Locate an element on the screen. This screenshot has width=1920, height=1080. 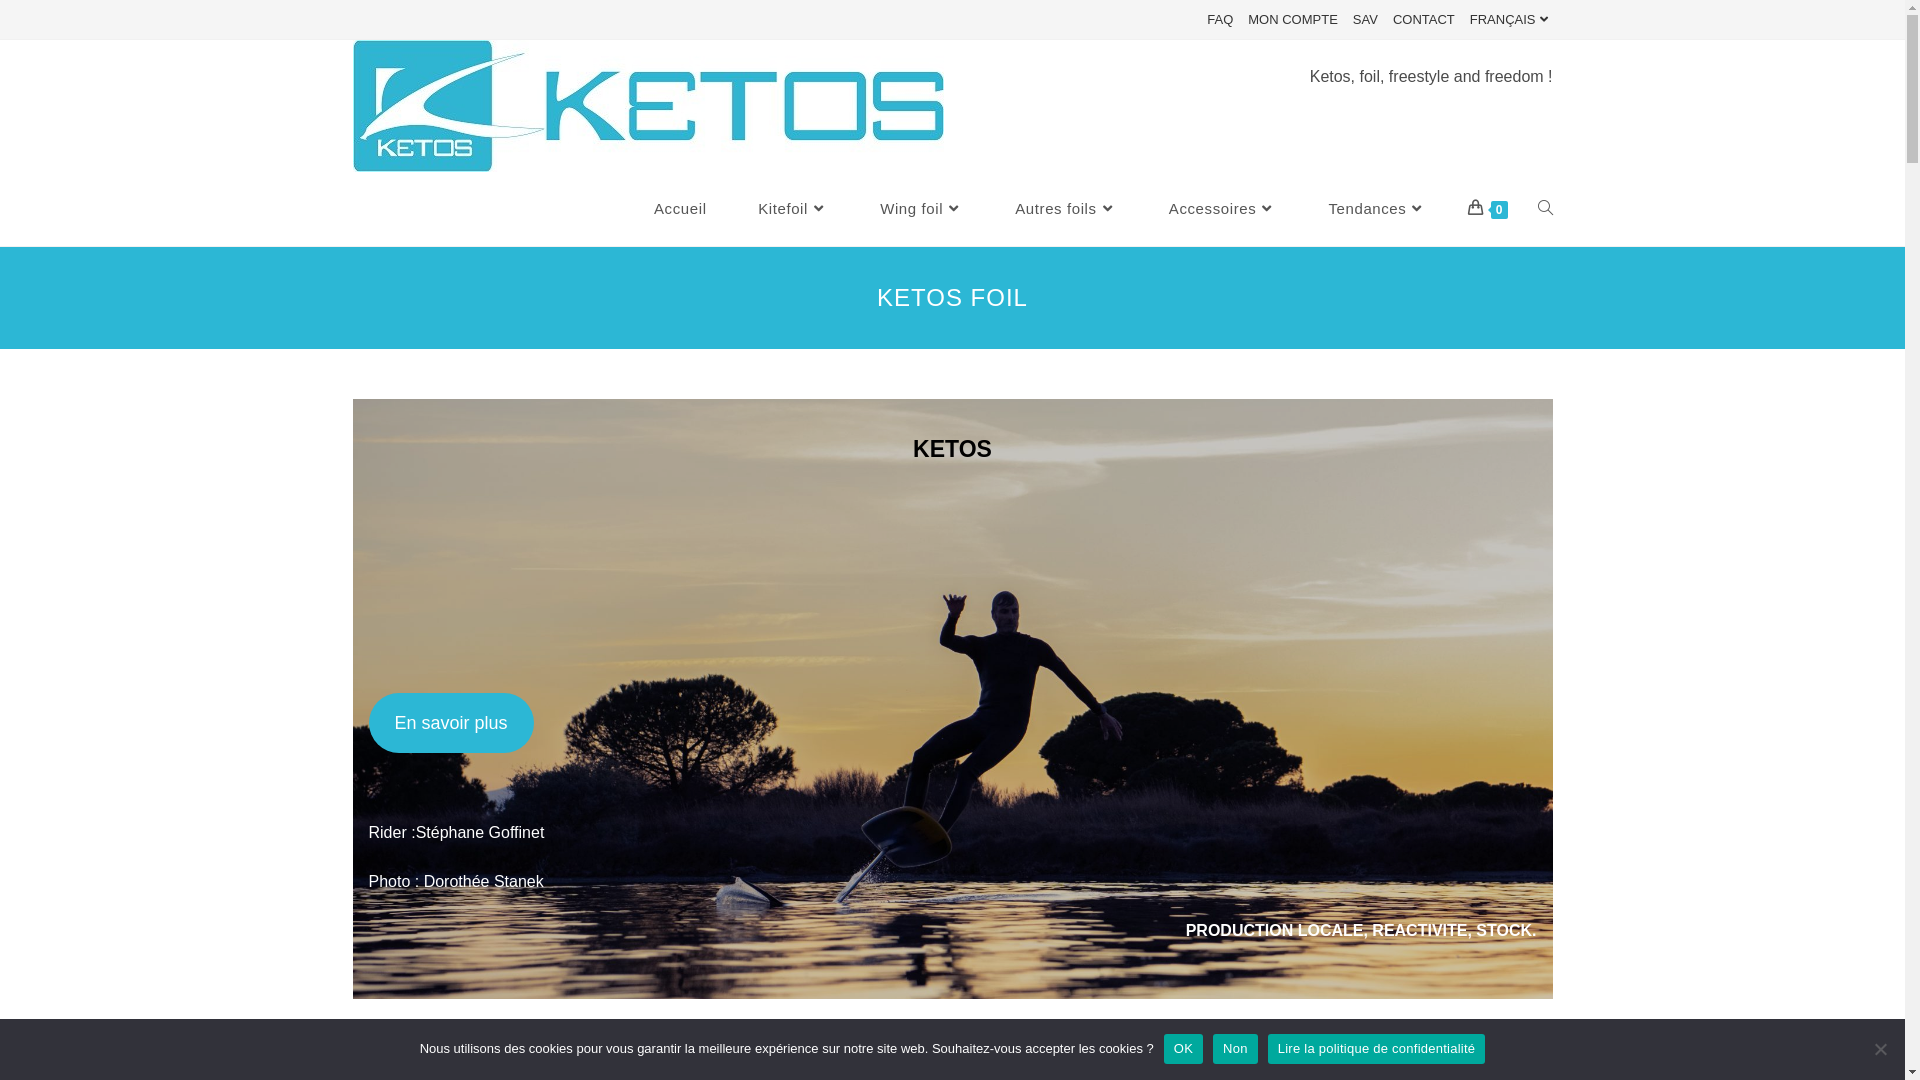
'Non' is located at coordinates (1212, 1048).